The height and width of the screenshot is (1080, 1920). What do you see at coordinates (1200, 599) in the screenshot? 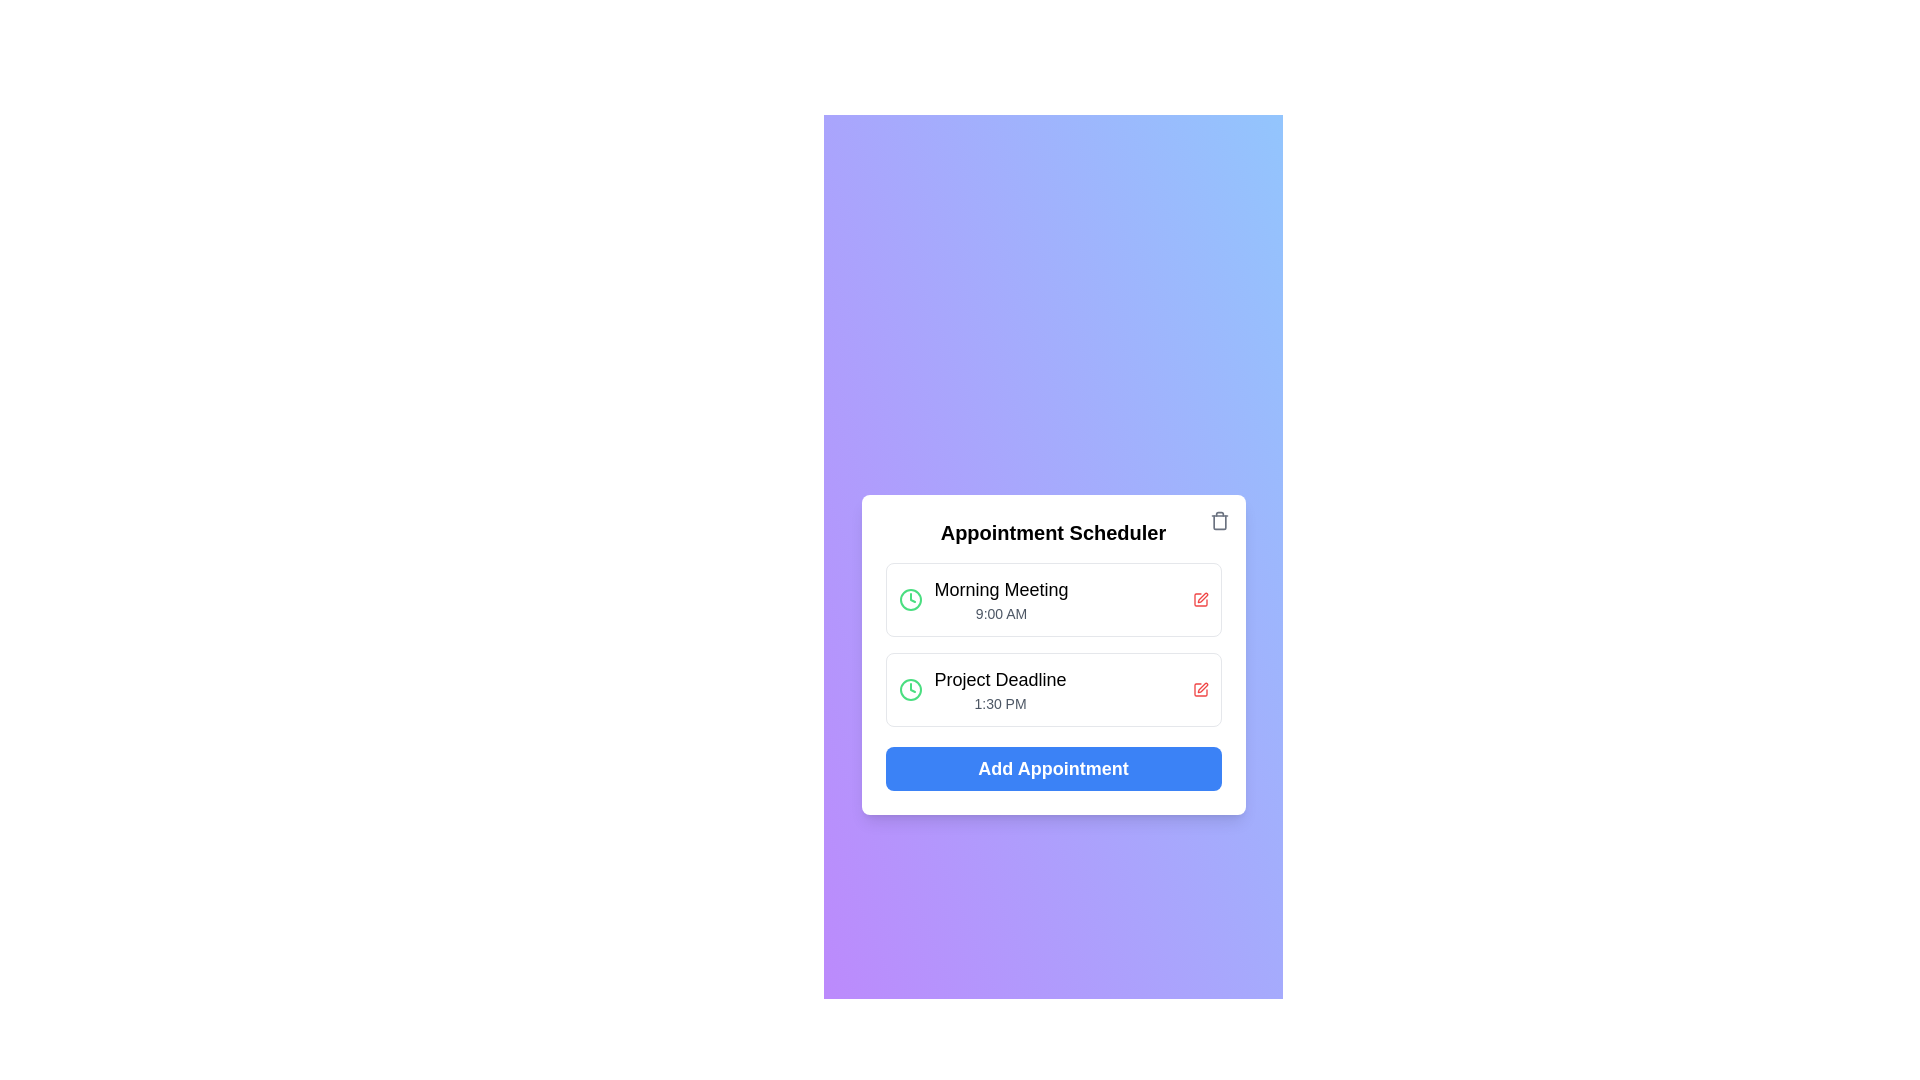
I see `the red interactive edit icon located on the right side of the 'Morning Meeting' event panel to initiate editing` at bounding box center [1200, 599].